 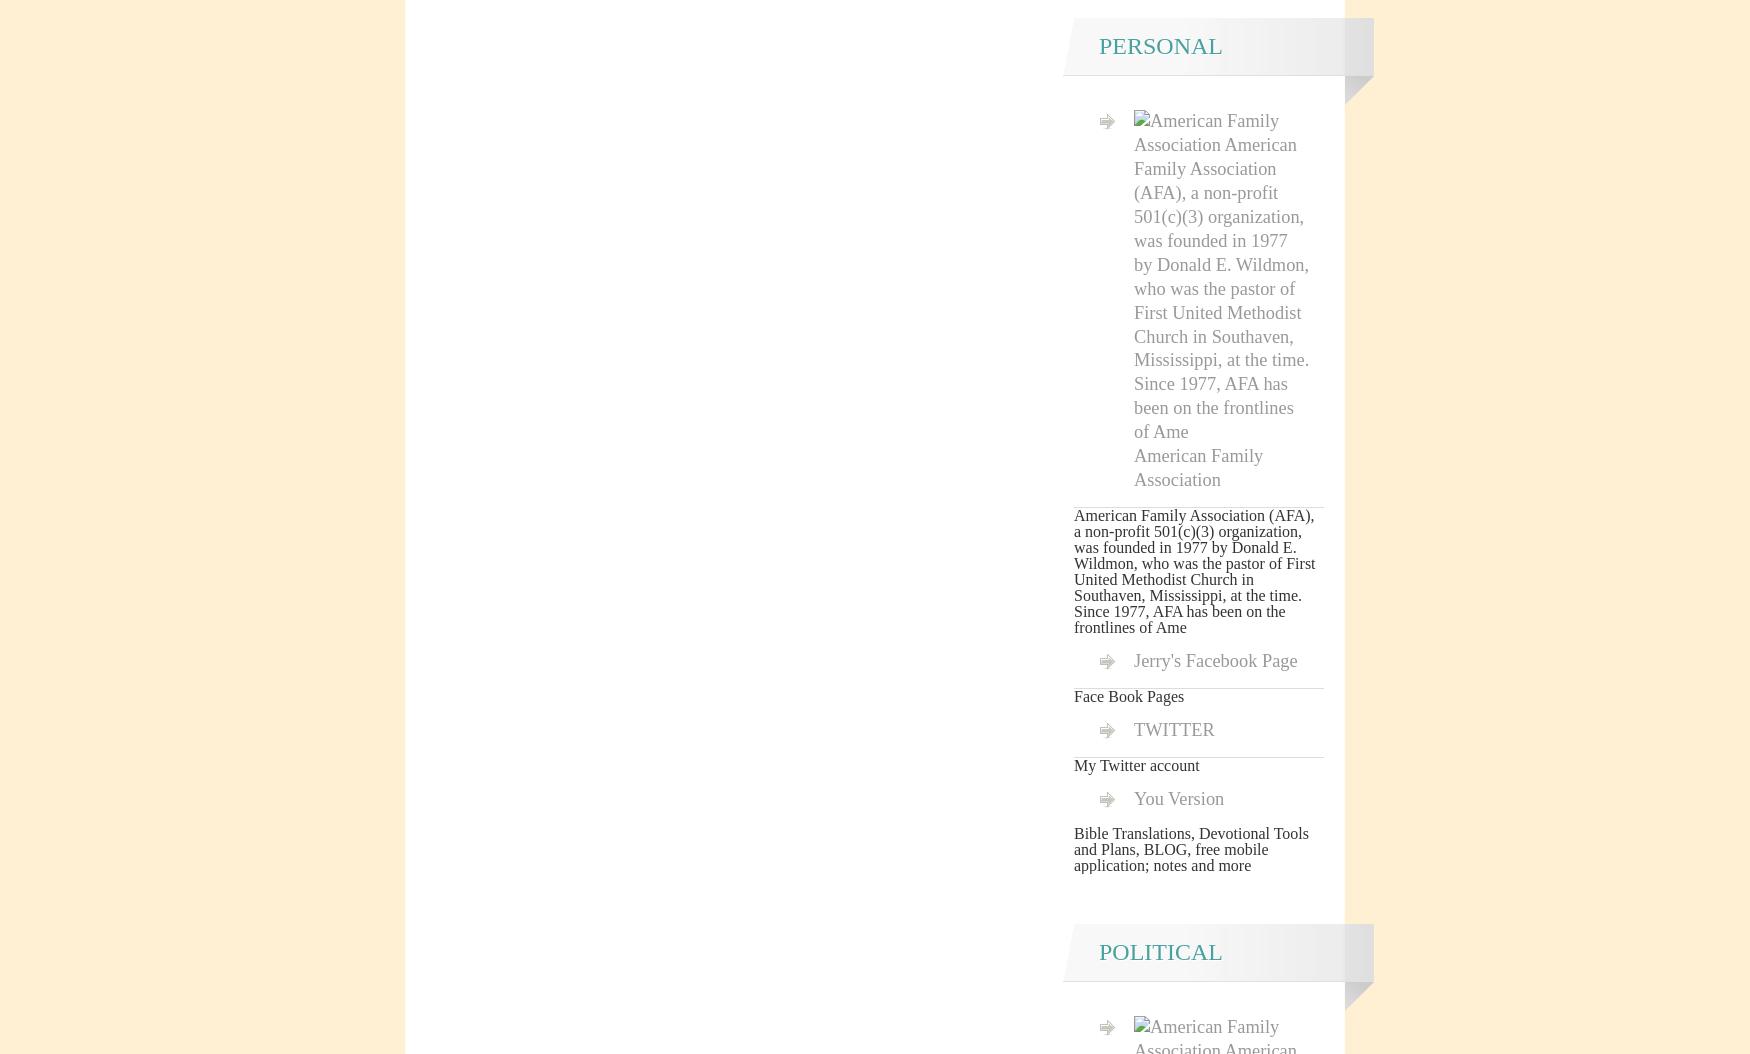 What do you see at coordinates (1159, 45) in the screenshot?
I see `'Personal'` at bounding box center [1159, 45].